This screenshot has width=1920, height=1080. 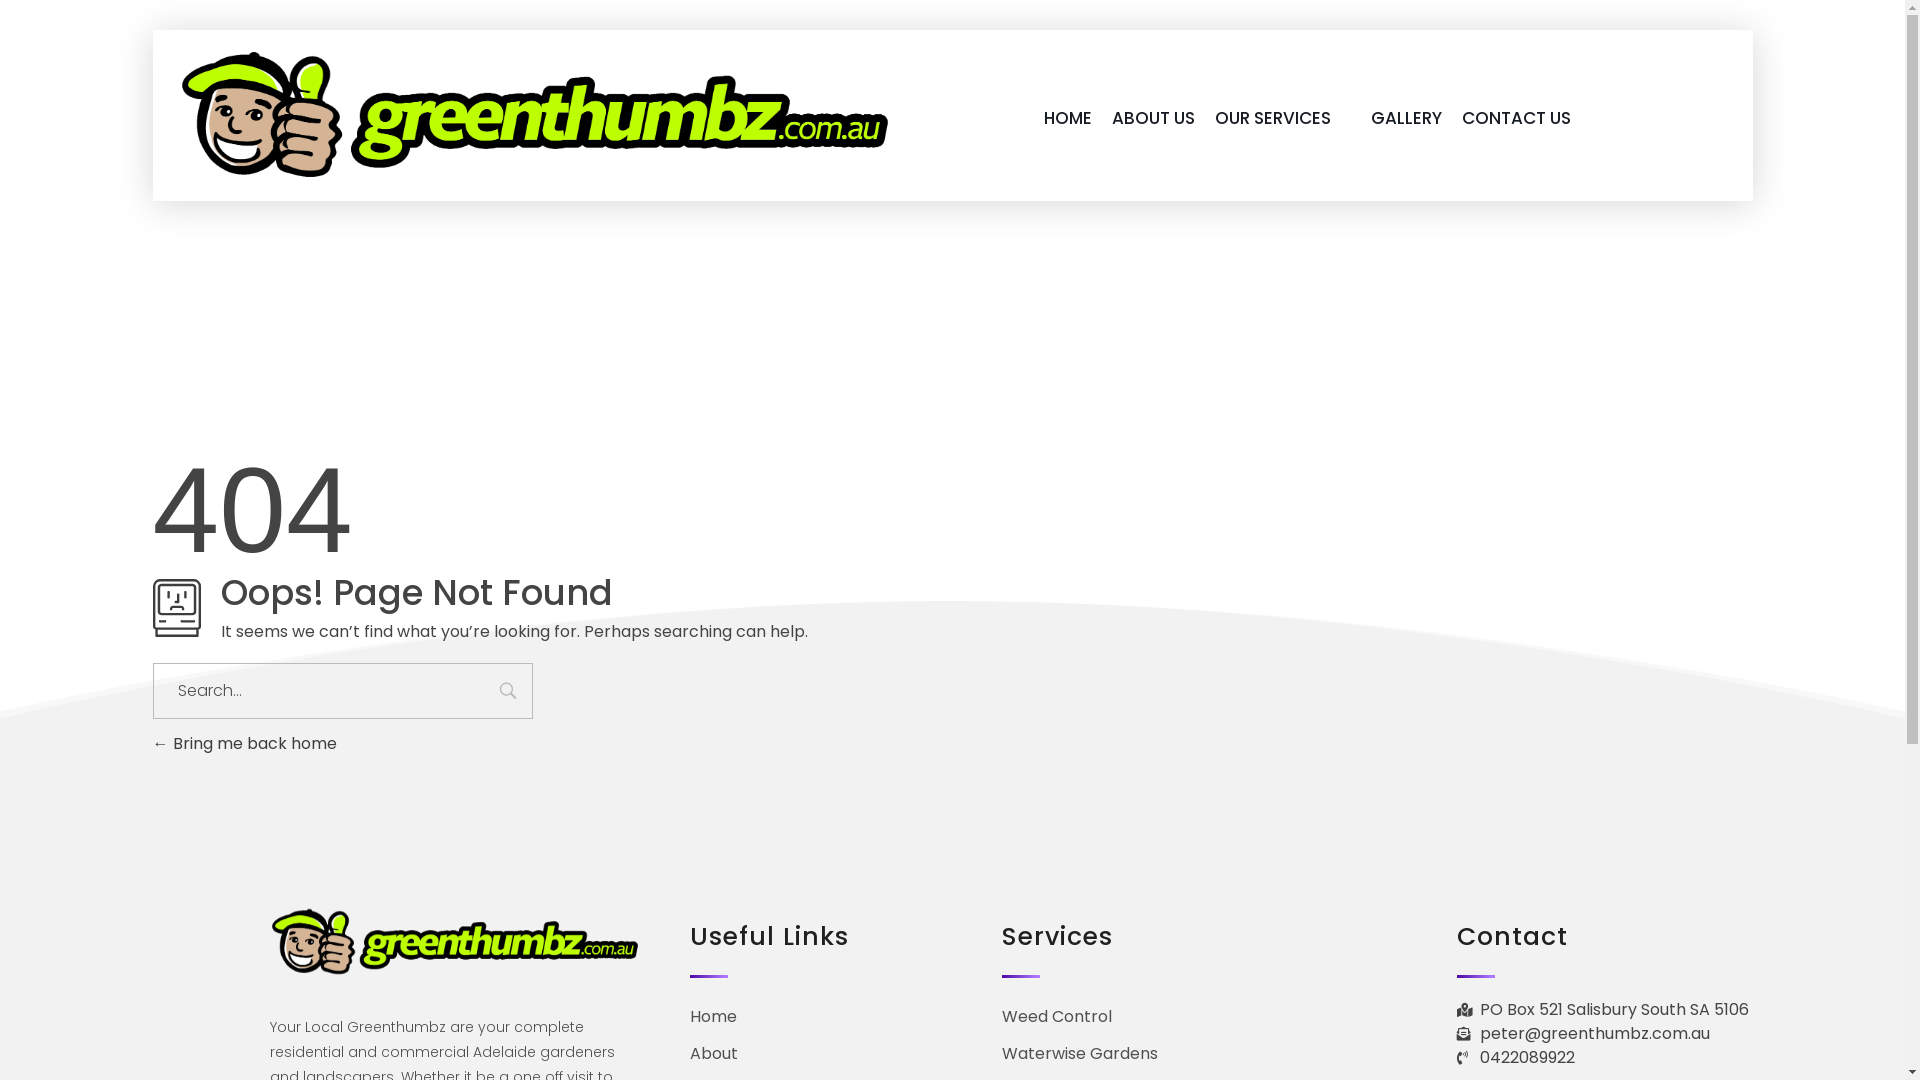 What do you see at coordinates (1067, 118) in the screenshot?
I see `'HOME'` at bounding box center [1067, 118].